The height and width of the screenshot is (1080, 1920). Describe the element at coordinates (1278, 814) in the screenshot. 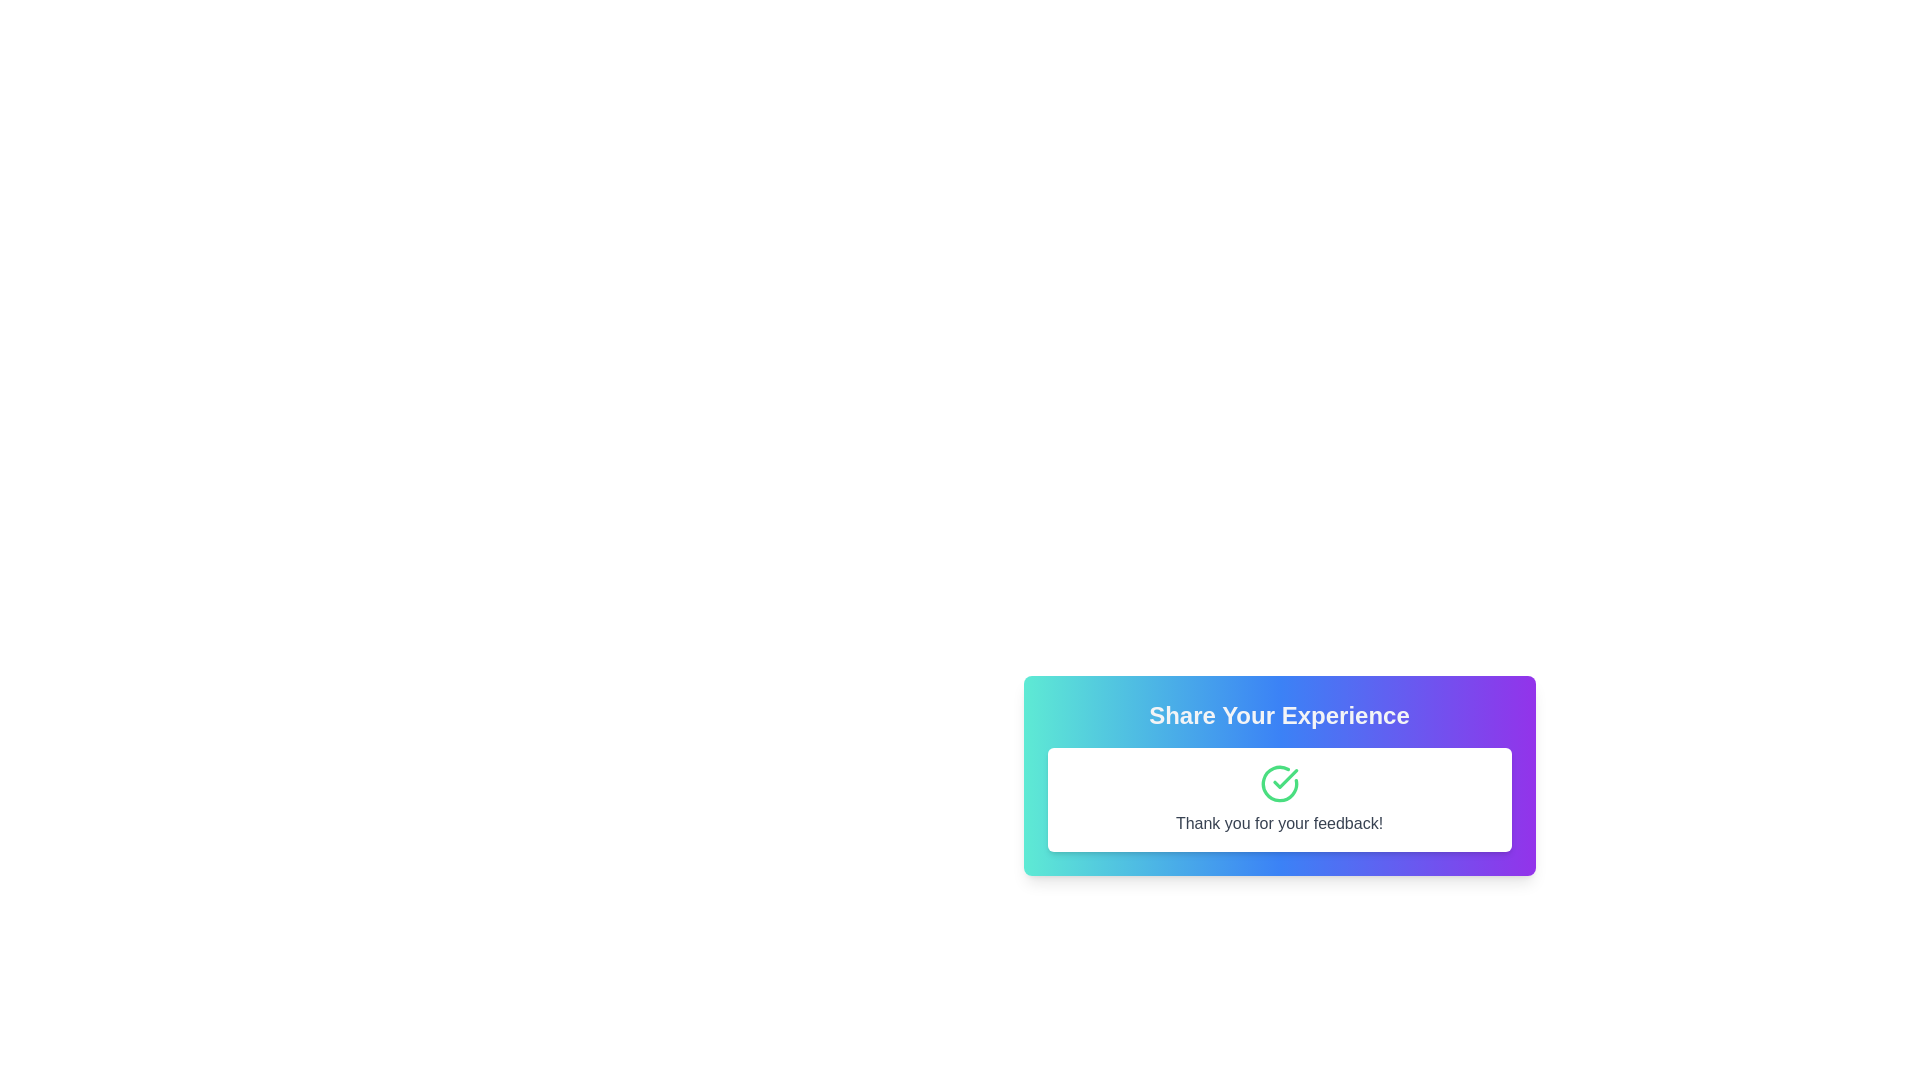

I see `the modal dialog box displaying the user acknowledgment message to read its content` at that location.